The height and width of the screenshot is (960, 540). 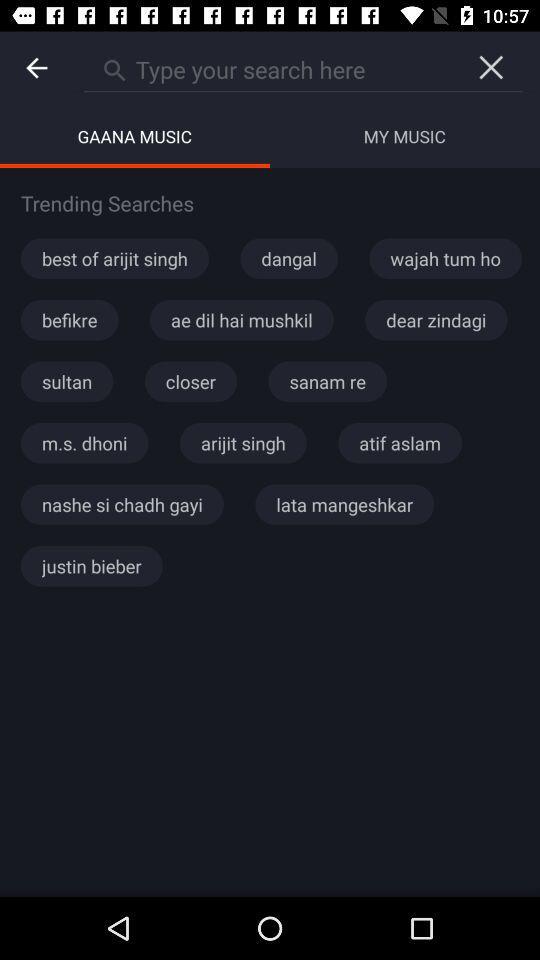 What do you see at coordinates (435, 320) in the screenshot?
I see `the dear zindagi icon` at bounding box center [435, 320].